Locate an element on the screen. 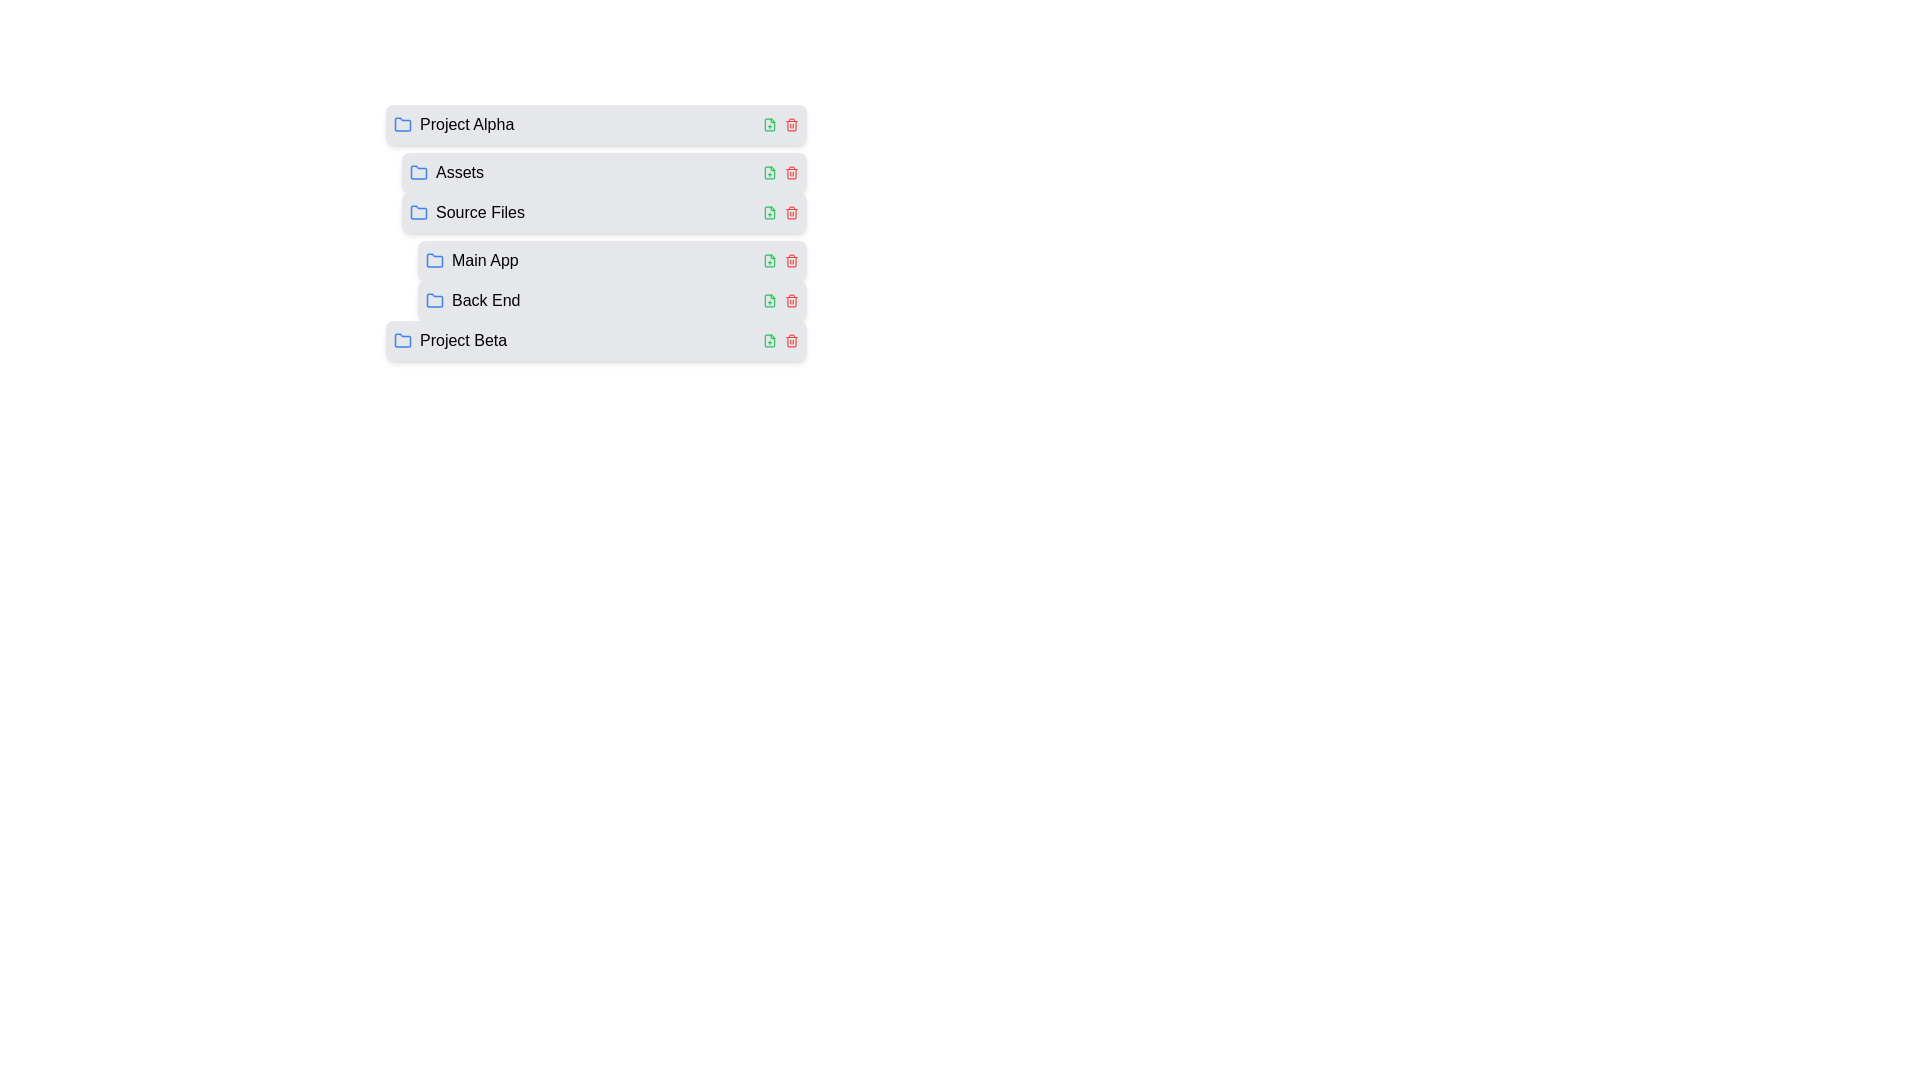  the text label representing a section identifier in the directory structure located under 'Source Files' and above 'Back End' is located at coordinates (485, 260).